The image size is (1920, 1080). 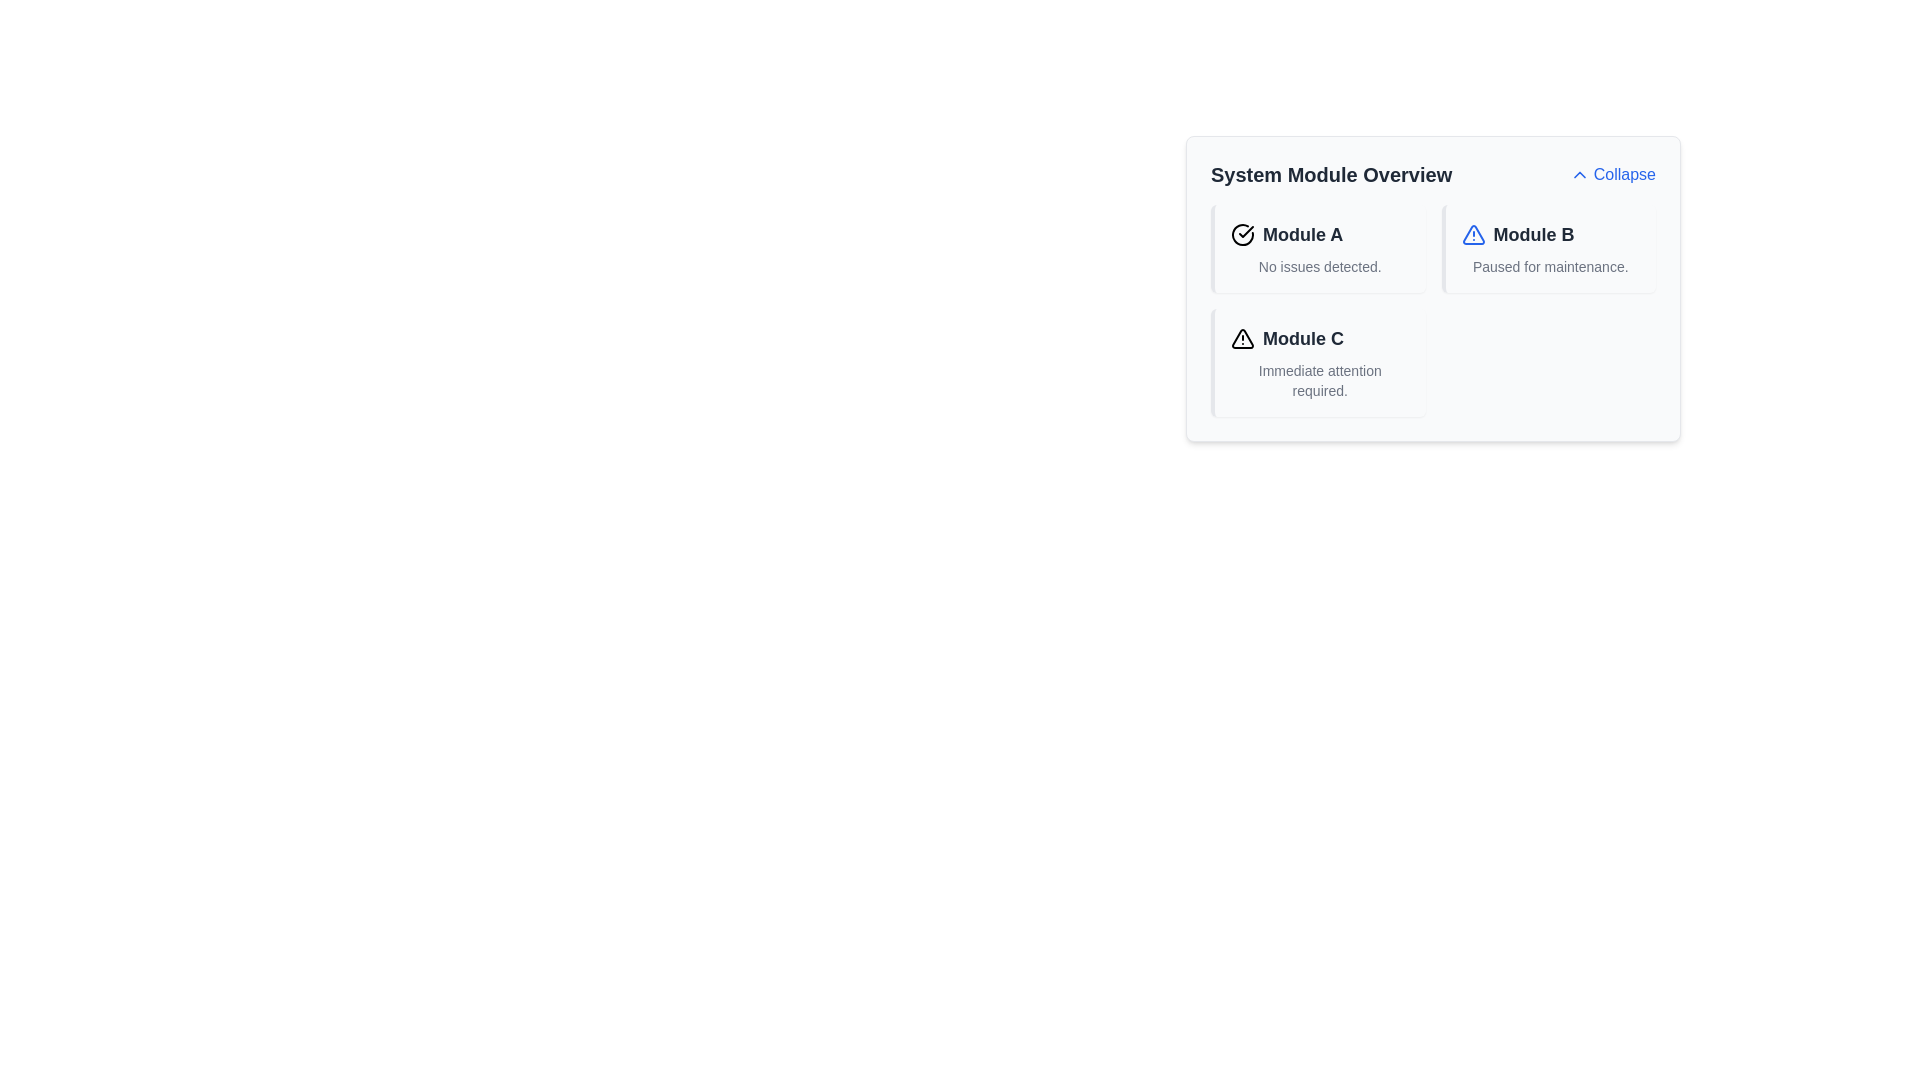 I want to click on the text label 'Module A' which is styled with a bold gray font and accompanied by a checkmark icon, located within the green-highlighted section of module panels, so click(x=1320, y=234).